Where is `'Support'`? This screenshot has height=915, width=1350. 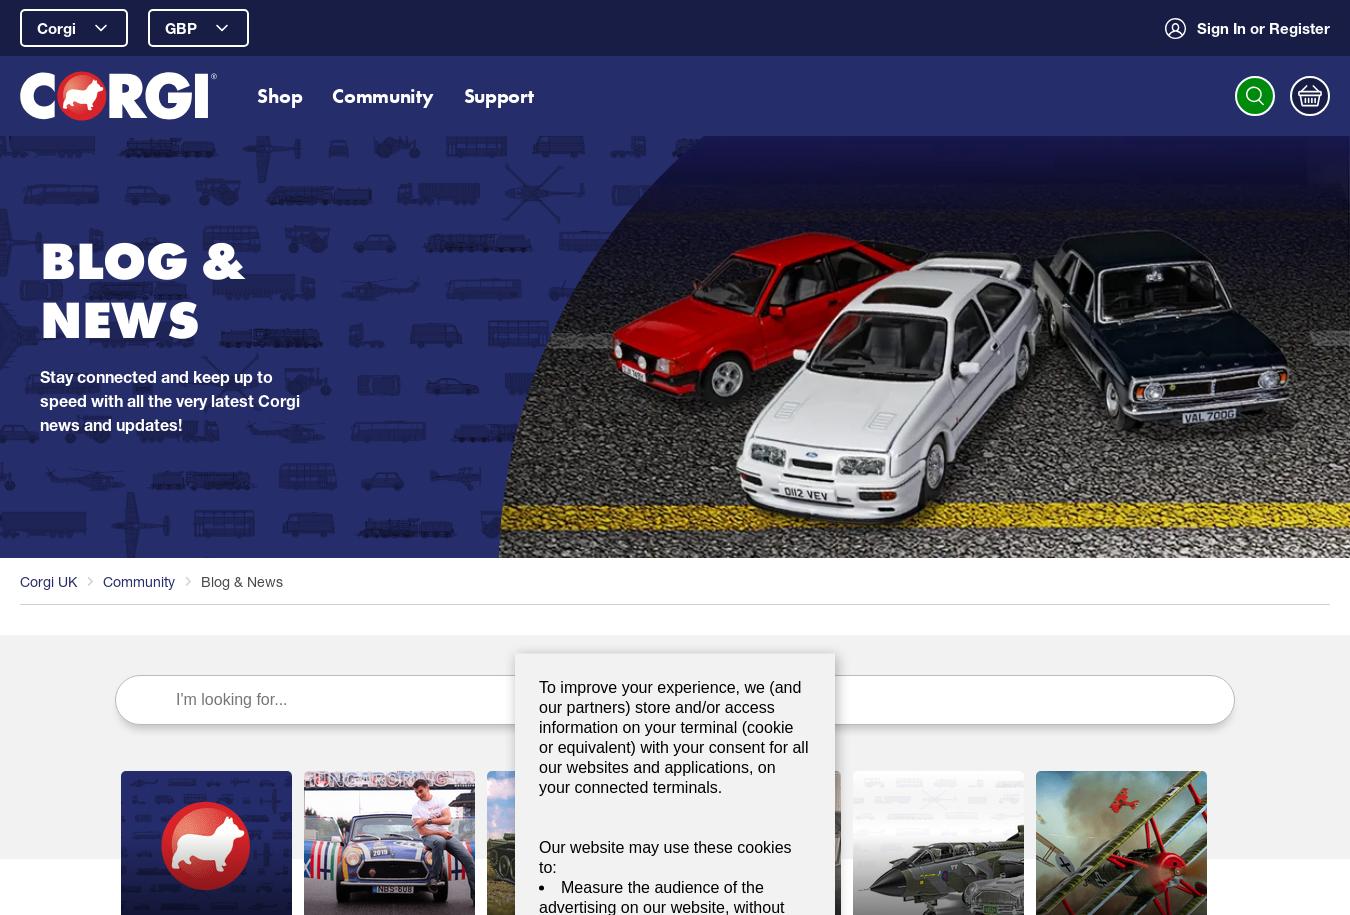
'Support' is located at coordinates (497, 94).